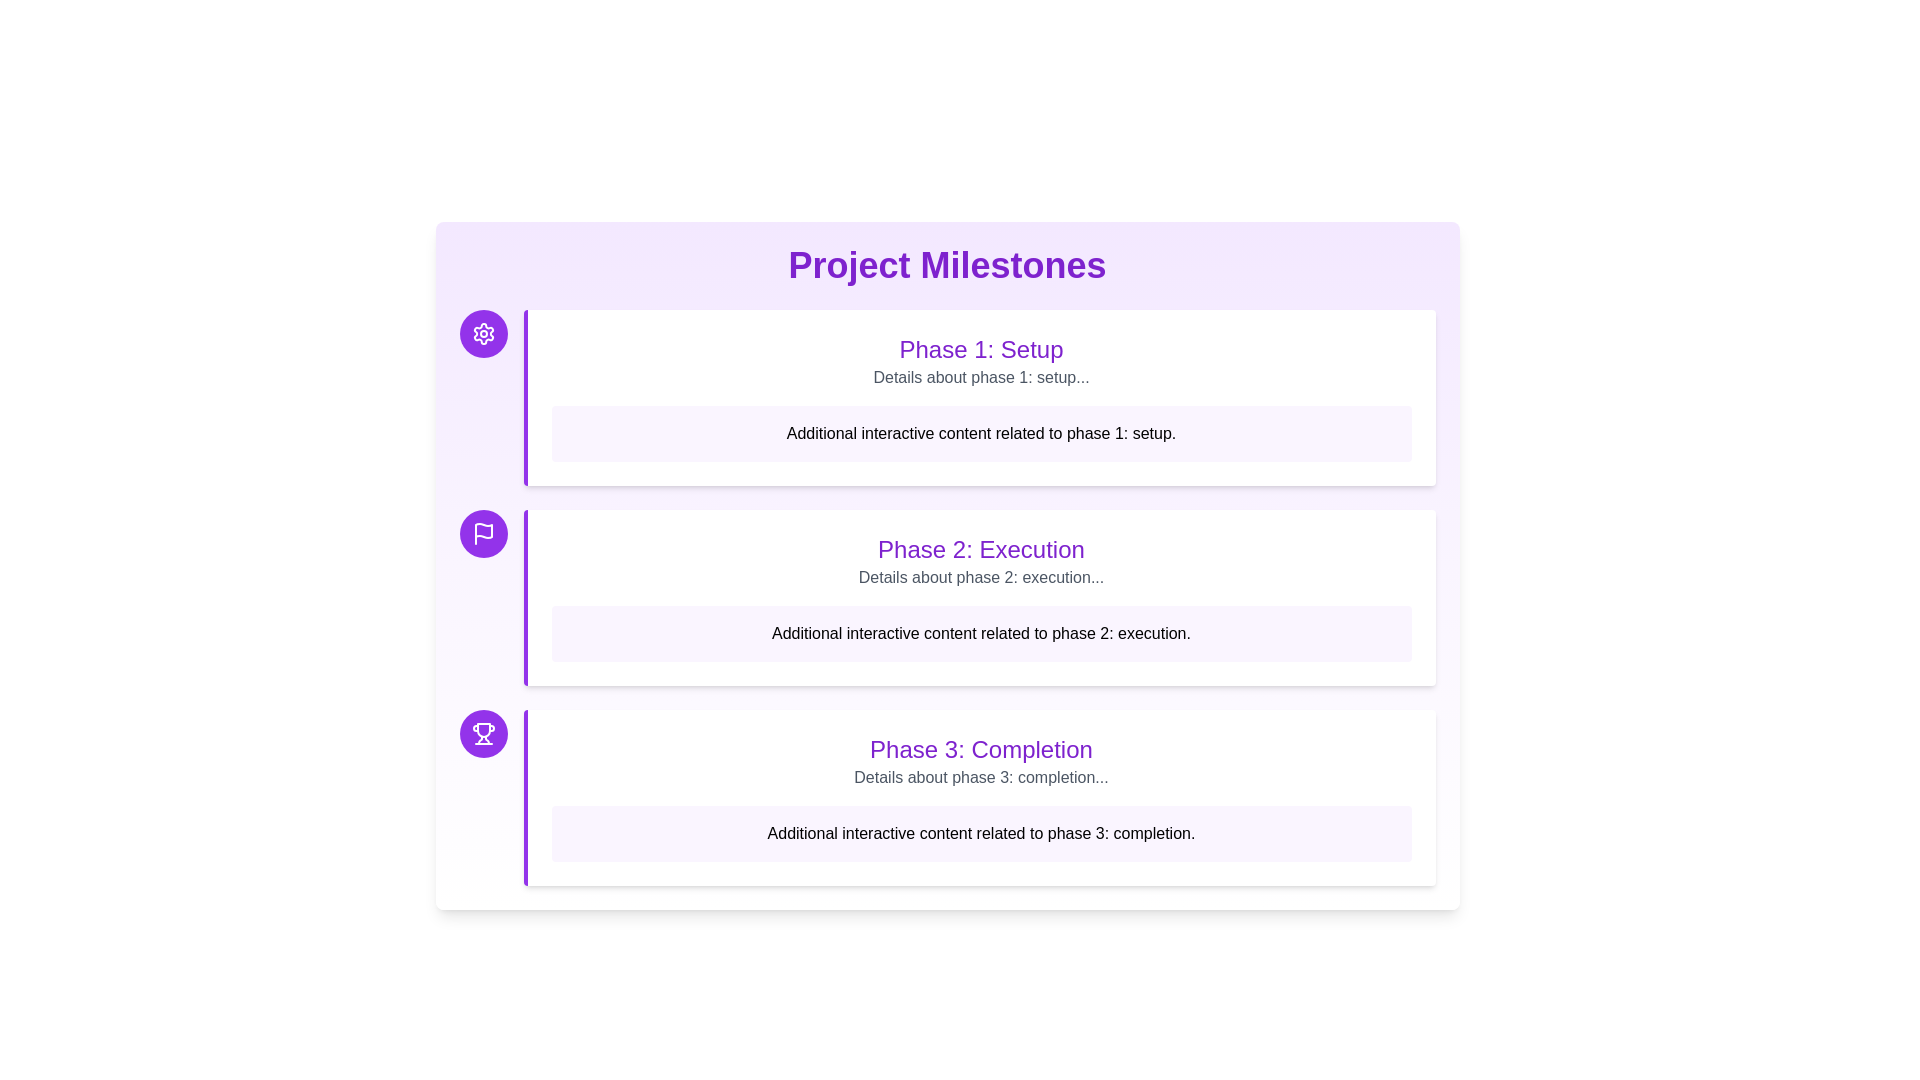 The width and height of the screenshot is (1920, 1080). Describe the element at coordinates (981, 349) in the screenshot. I see `text of the heading element that serves as the title for the first phase section of the 'Project Milestones'` at that location.